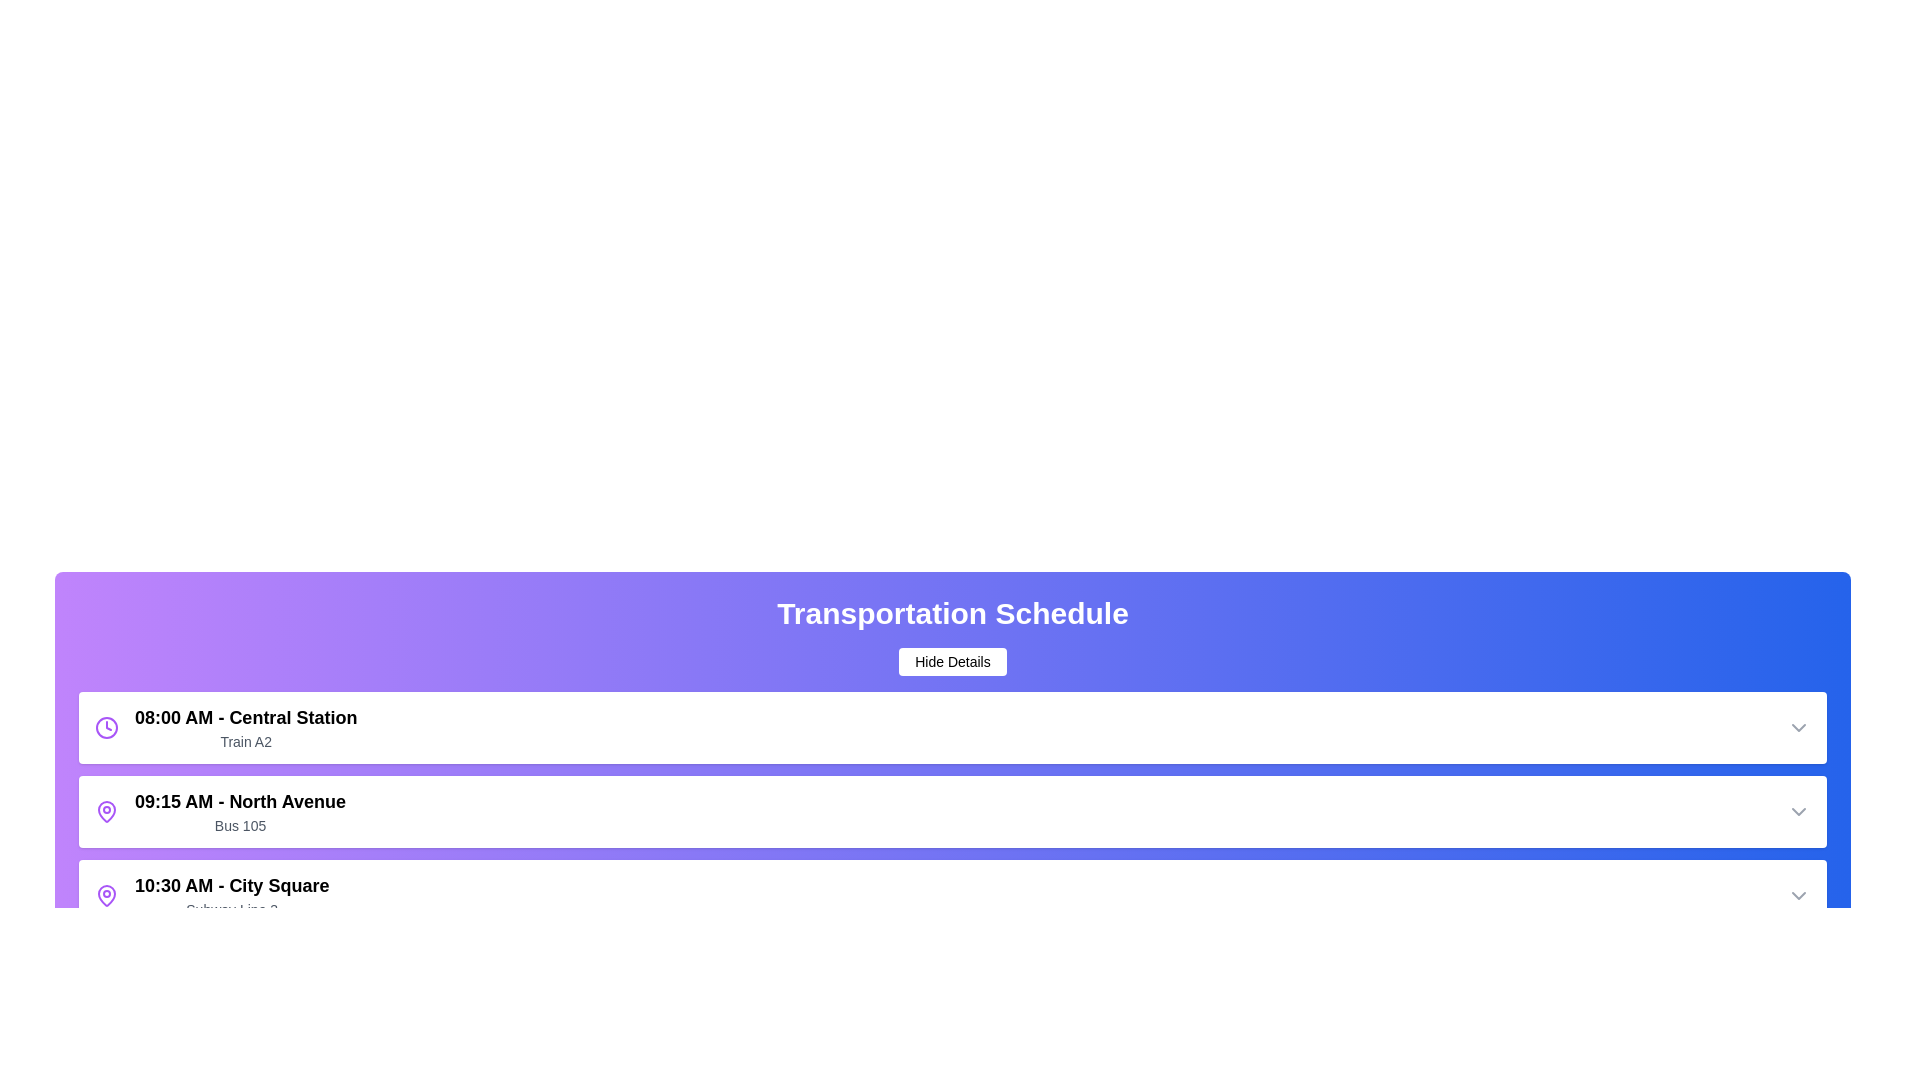 The height and width of the screenshot is (1080, 1920). What do you see at coordinates (952, 612) in the screenshot?
I see `the text of the schedule title` at bounding box center [952, 612].